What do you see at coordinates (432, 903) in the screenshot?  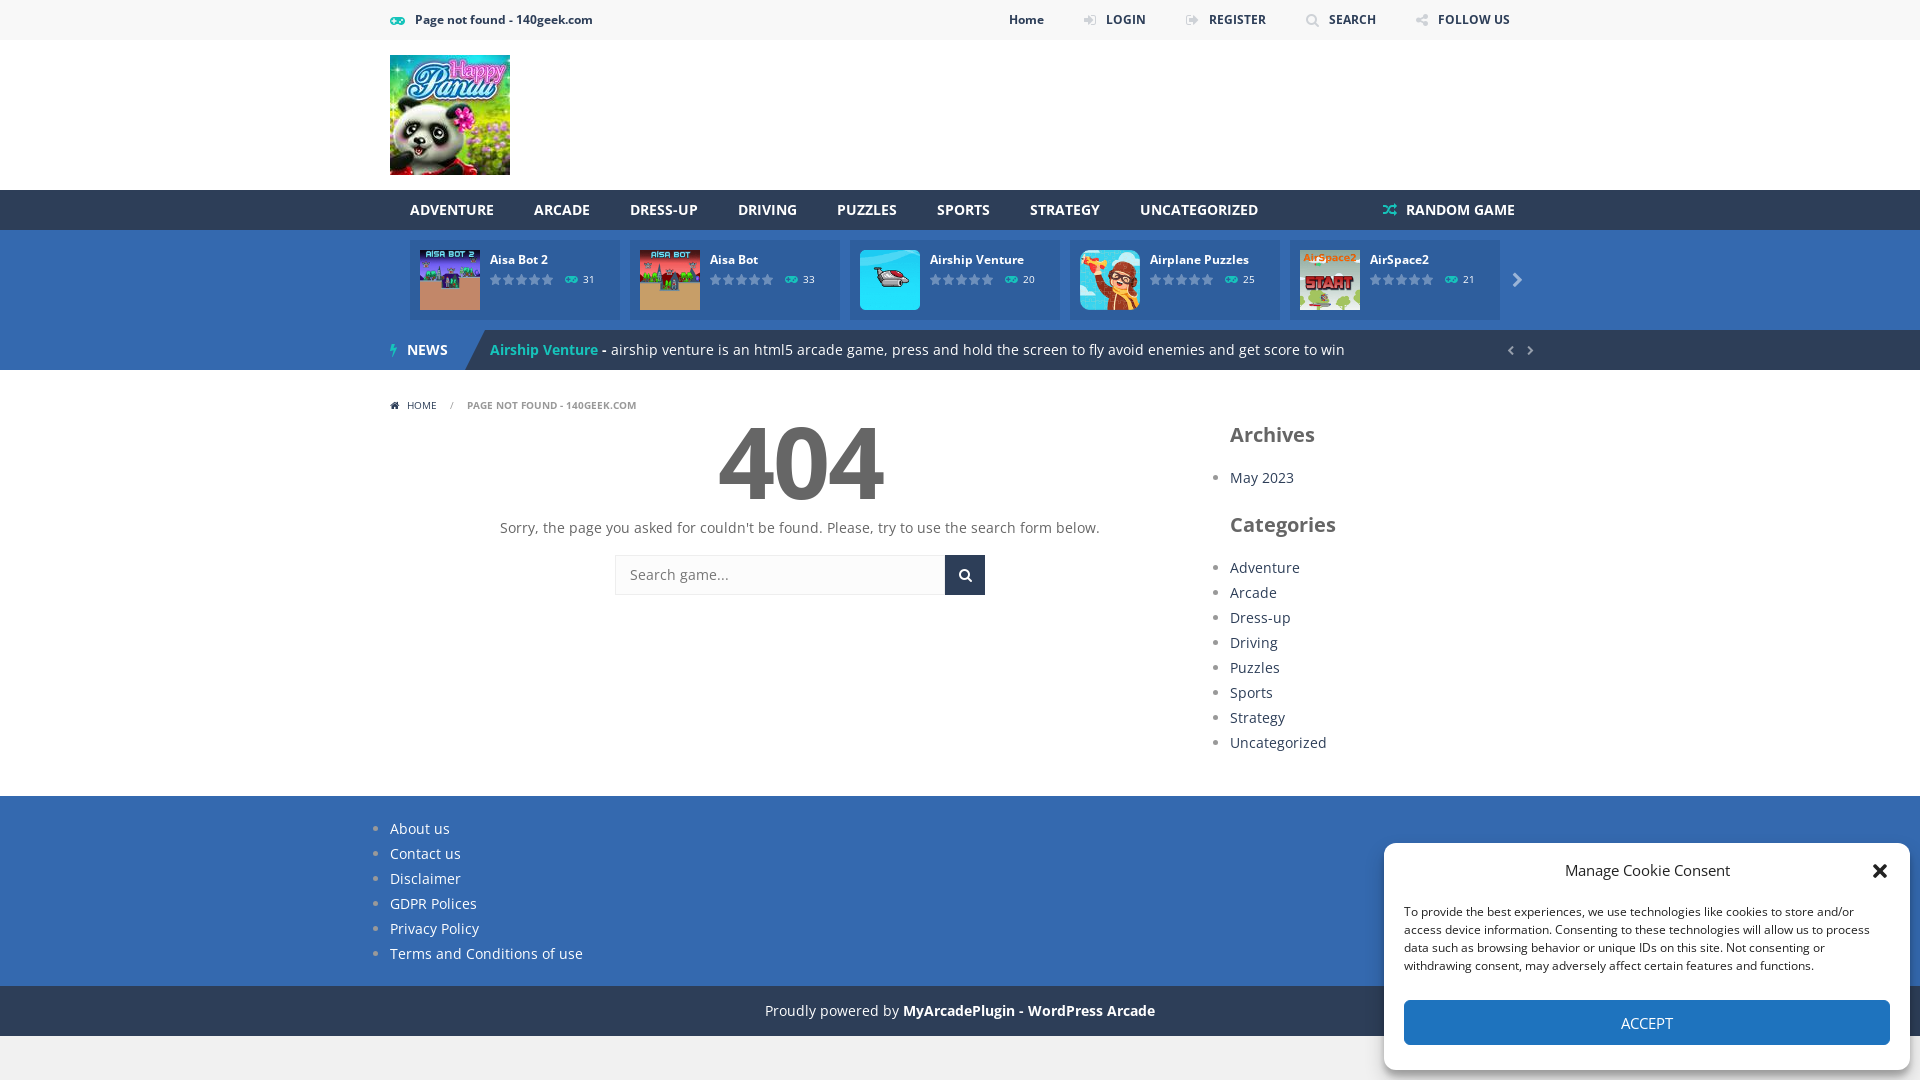 I see `'GDPR Polices'` at bounding box center [432, 903].